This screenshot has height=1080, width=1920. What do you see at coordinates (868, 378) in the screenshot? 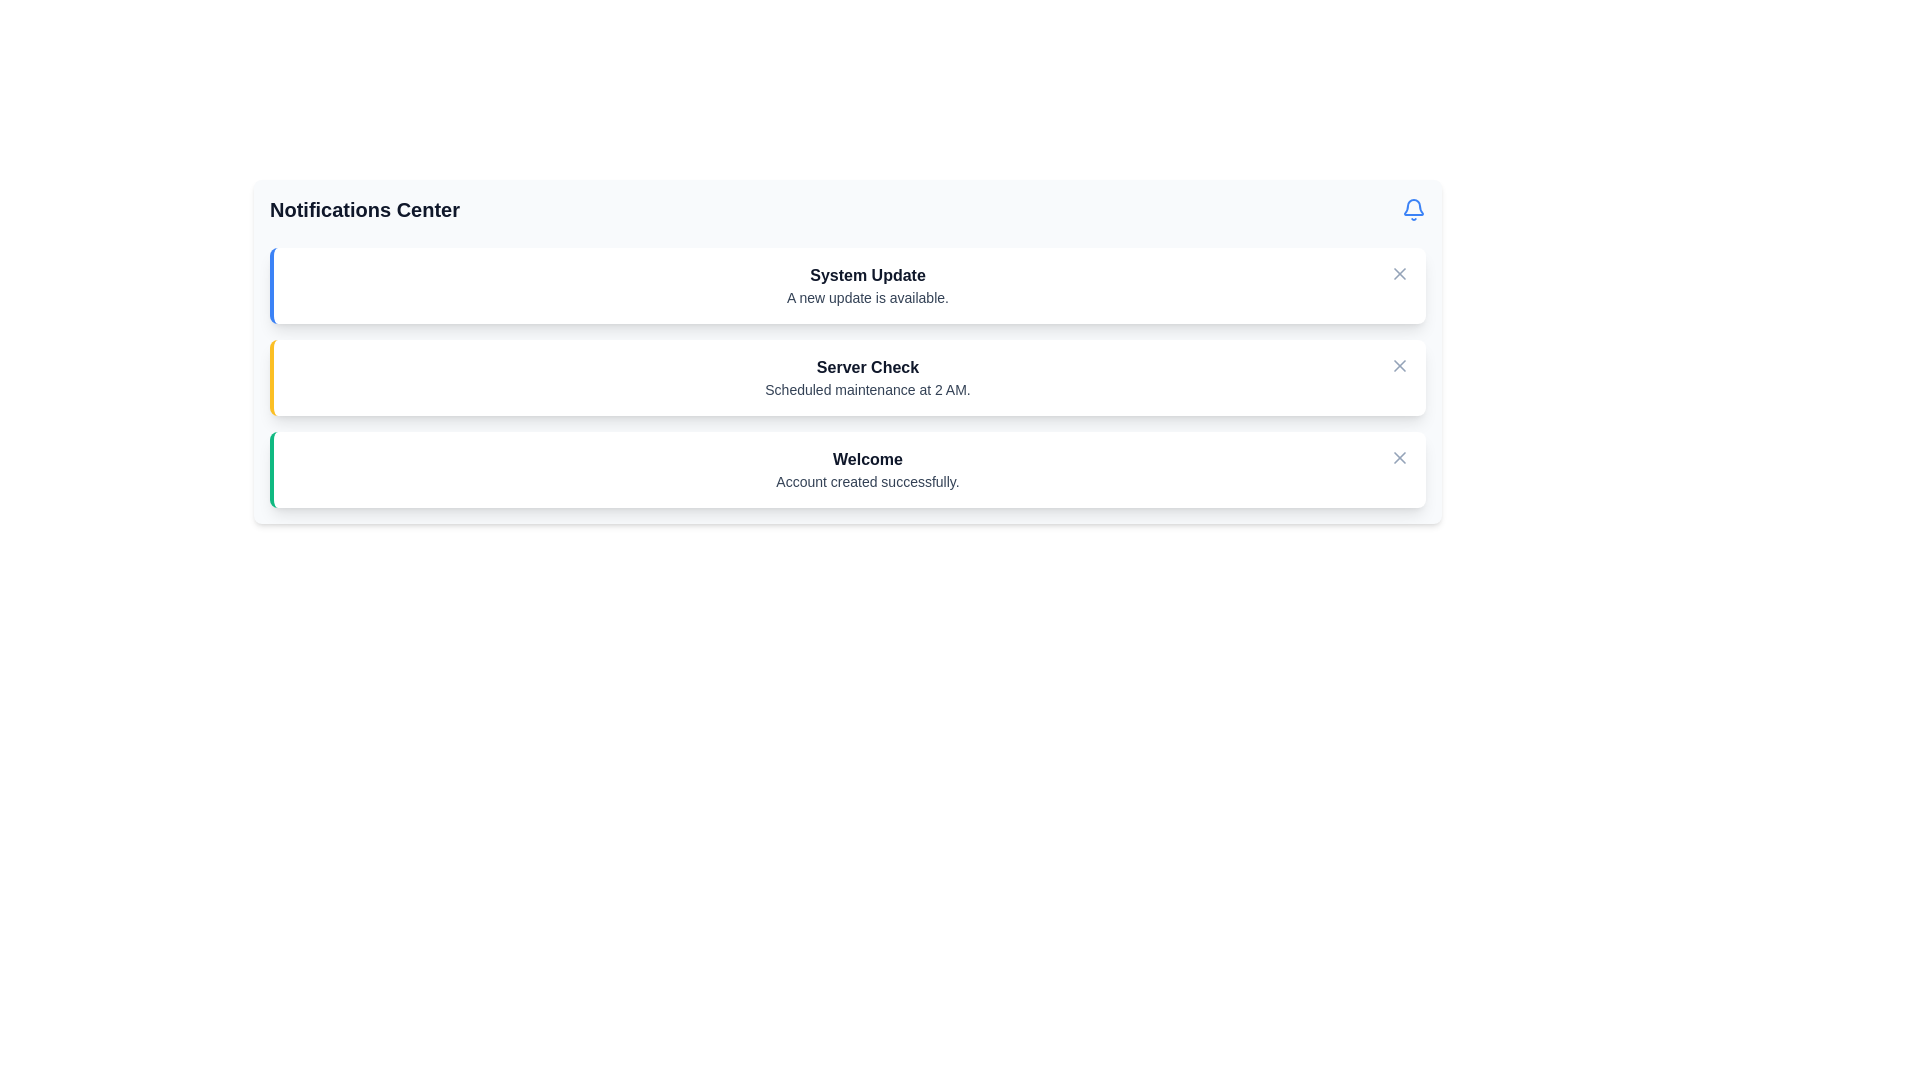
I see `the notification text block containing the title 'Server Check' and the description 'Scheduled maintenance at 2 AM.' which is the second card in the vertically stacked list of notifications` at bounding box center [868, 378].